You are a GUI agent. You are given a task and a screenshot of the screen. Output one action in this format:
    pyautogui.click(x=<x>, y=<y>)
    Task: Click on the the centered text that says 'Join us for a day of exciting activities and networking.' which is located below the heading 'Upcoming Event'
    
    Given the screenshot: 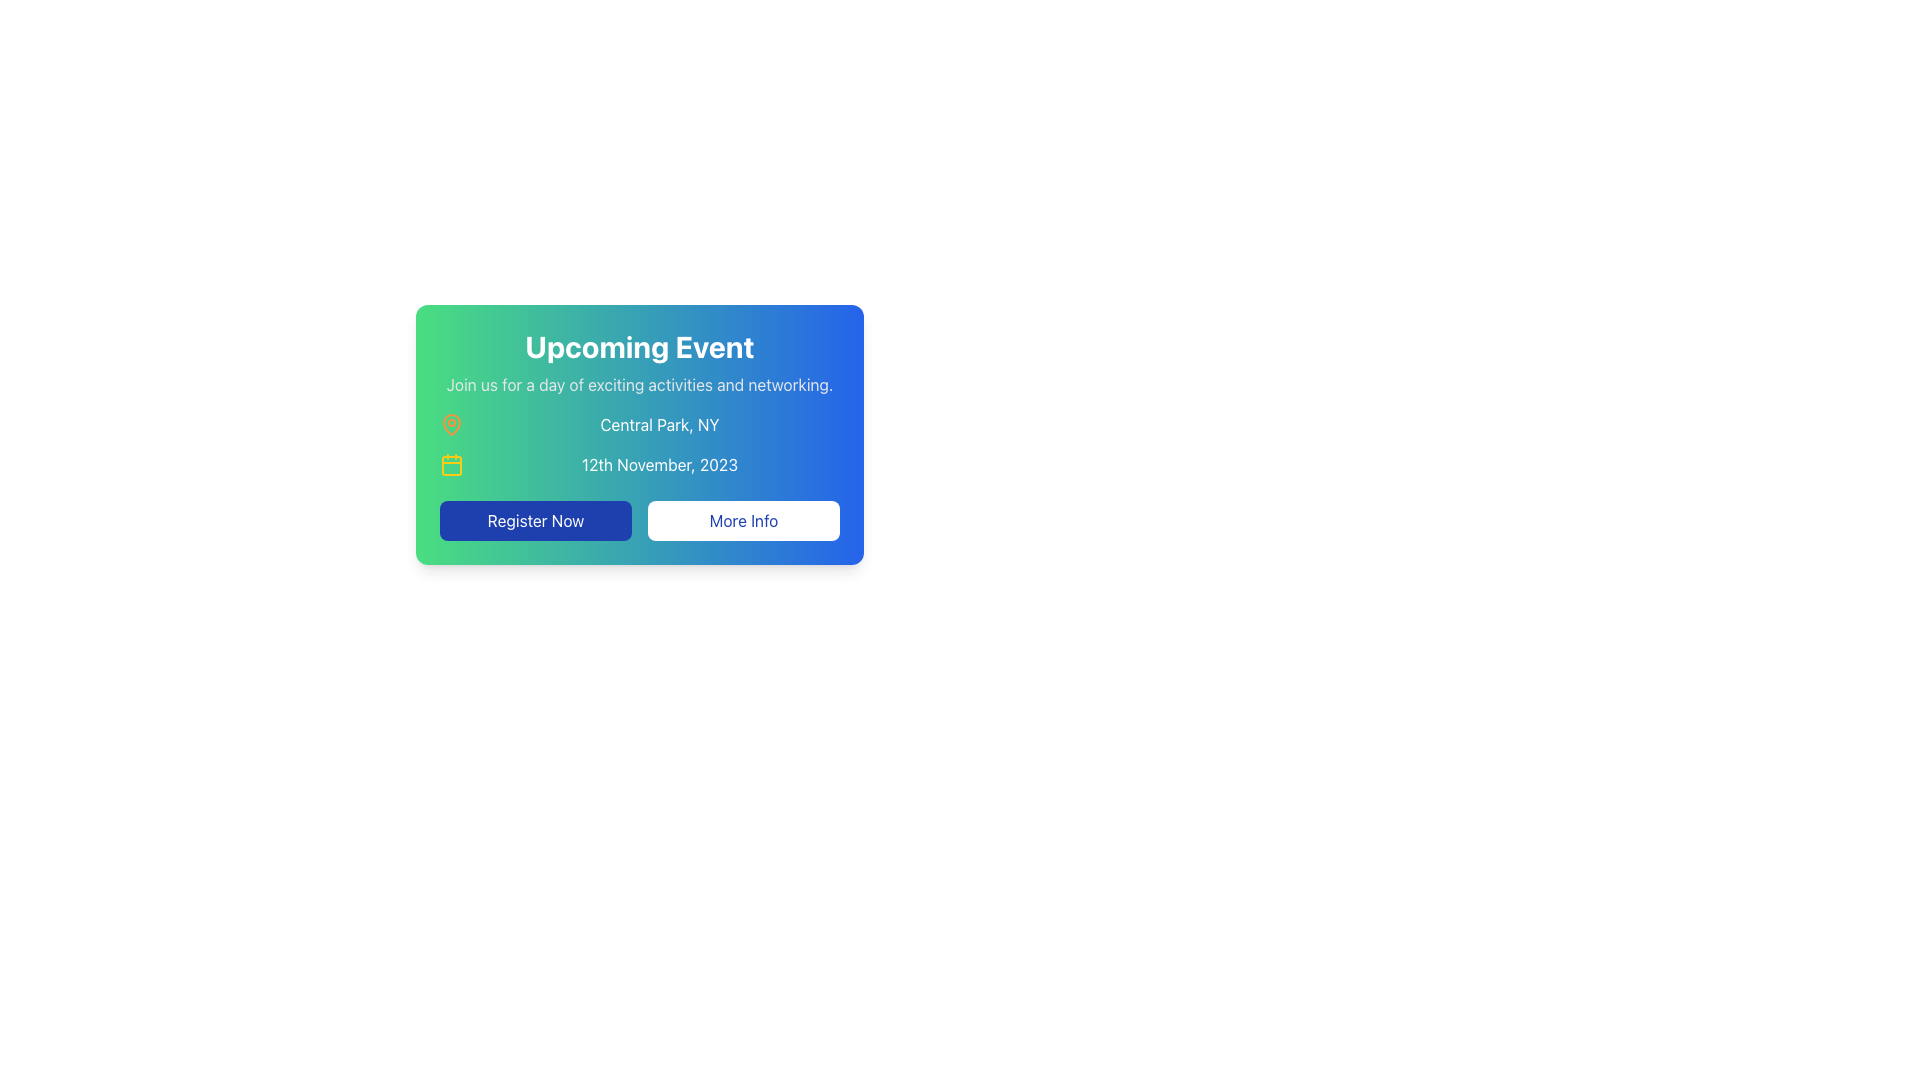 What is the action you would take?
    pyautogui.click(x=638, y=385)
    